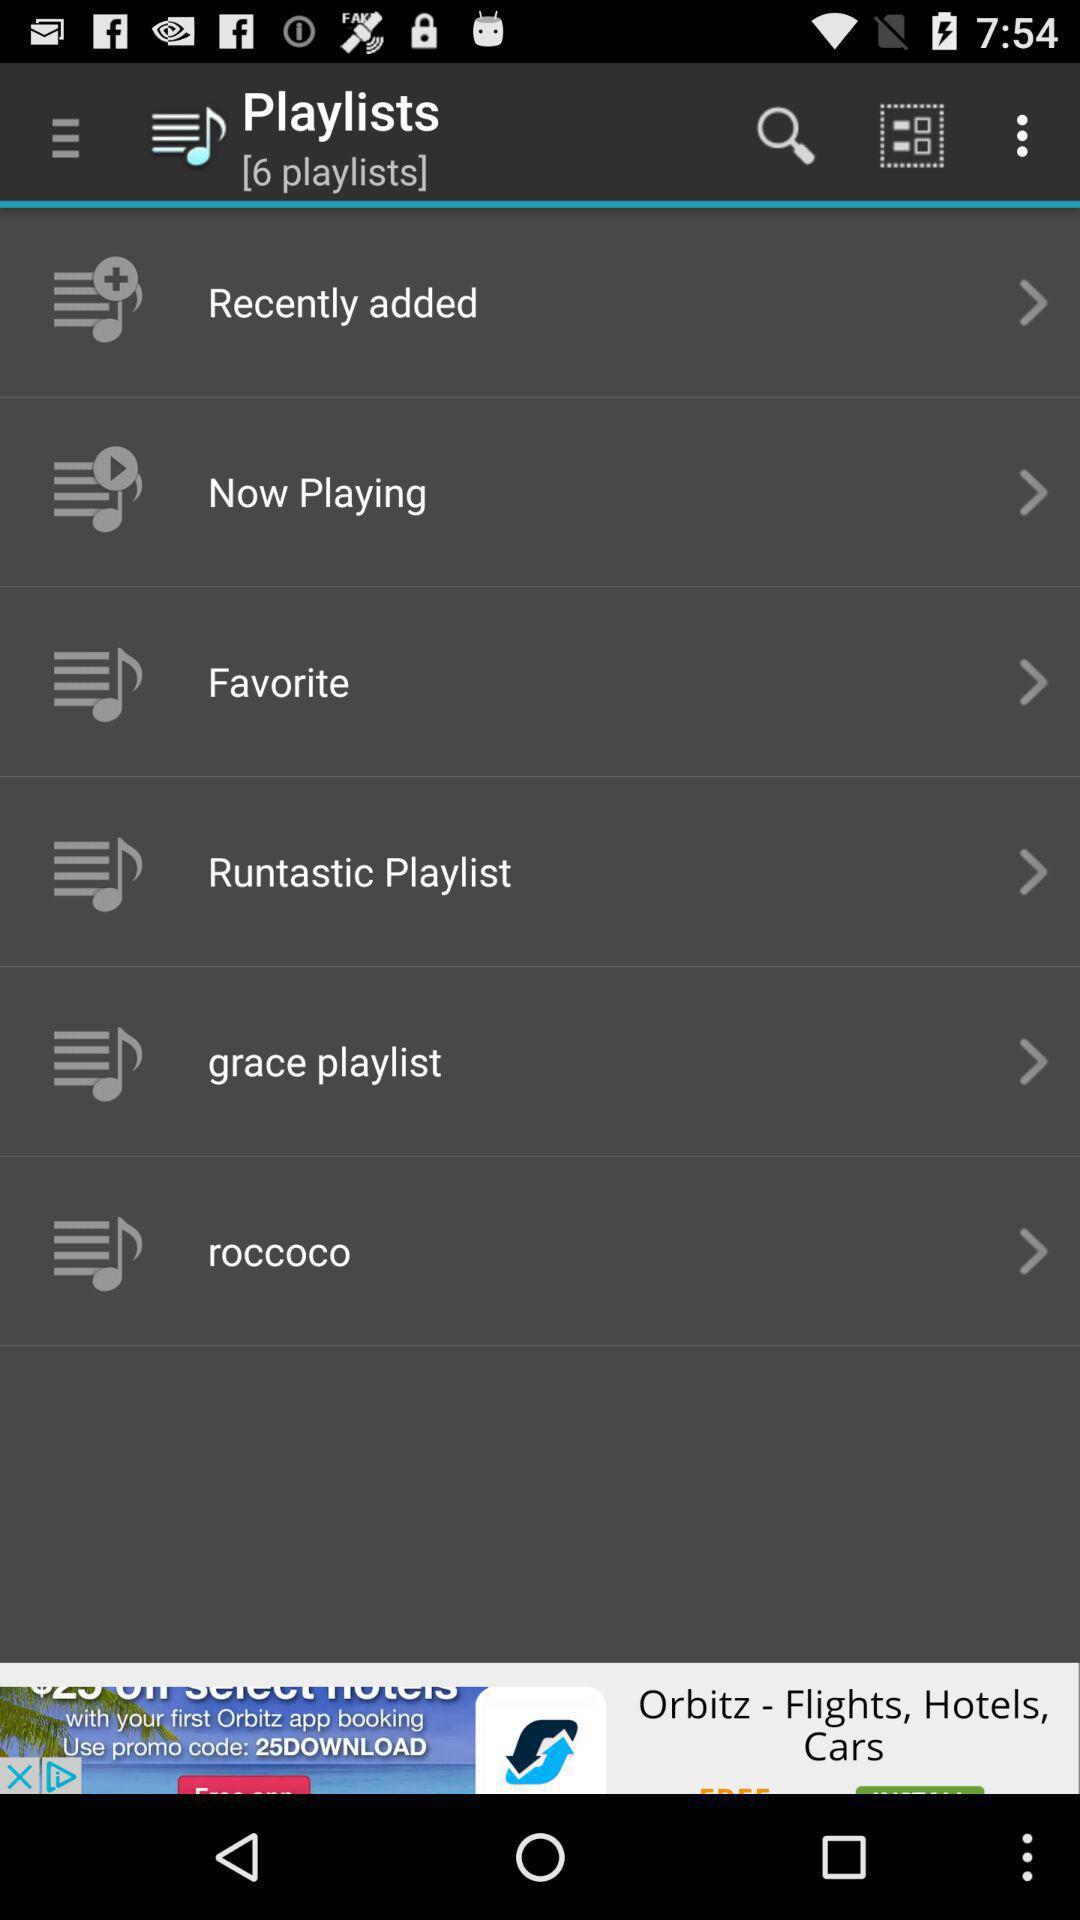  Describe the element at coordinates (993, 1135) in the screenshot. I see `the arrow_forward icon` at that location.